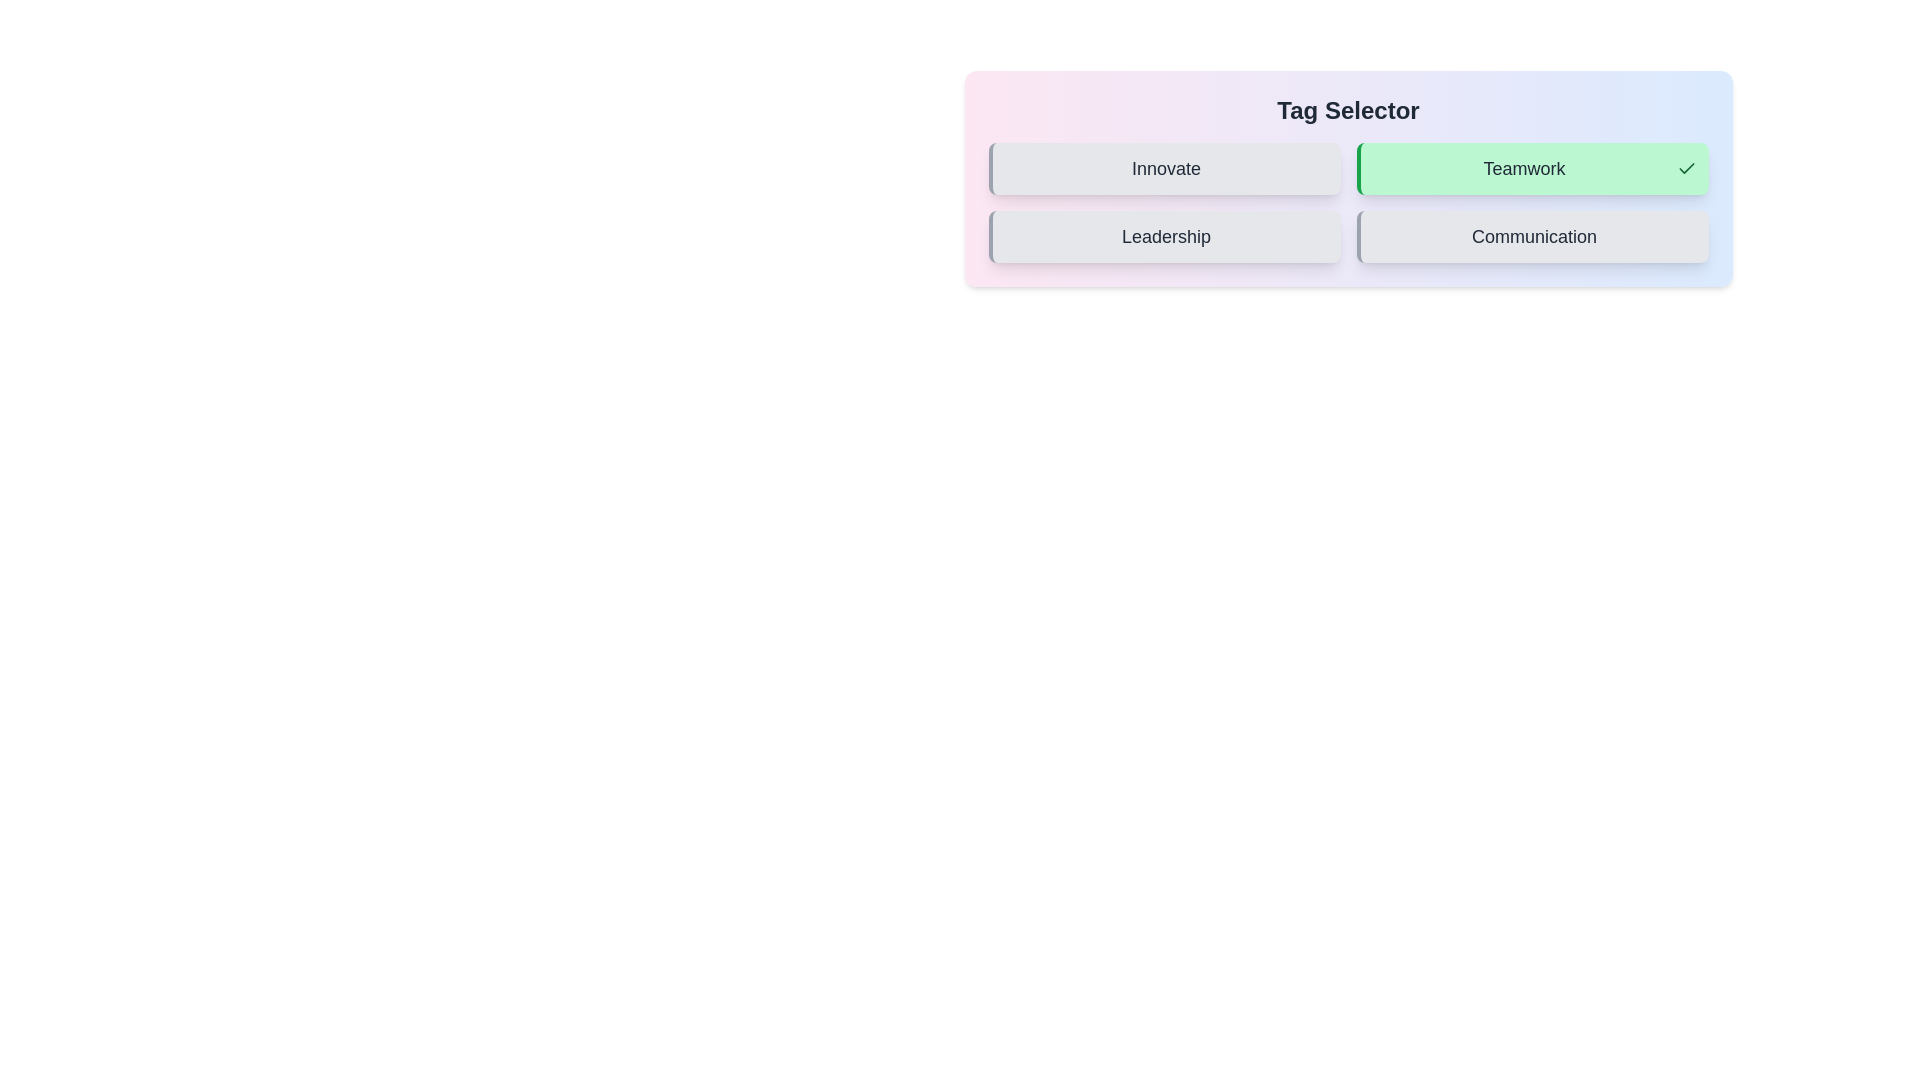 The image size is (1920, 1080). What do you see at coordinates (1164, 235) in the screenshot?
I see `the tag Leadership to observe hover effects` at bounding box center [1164, 235].